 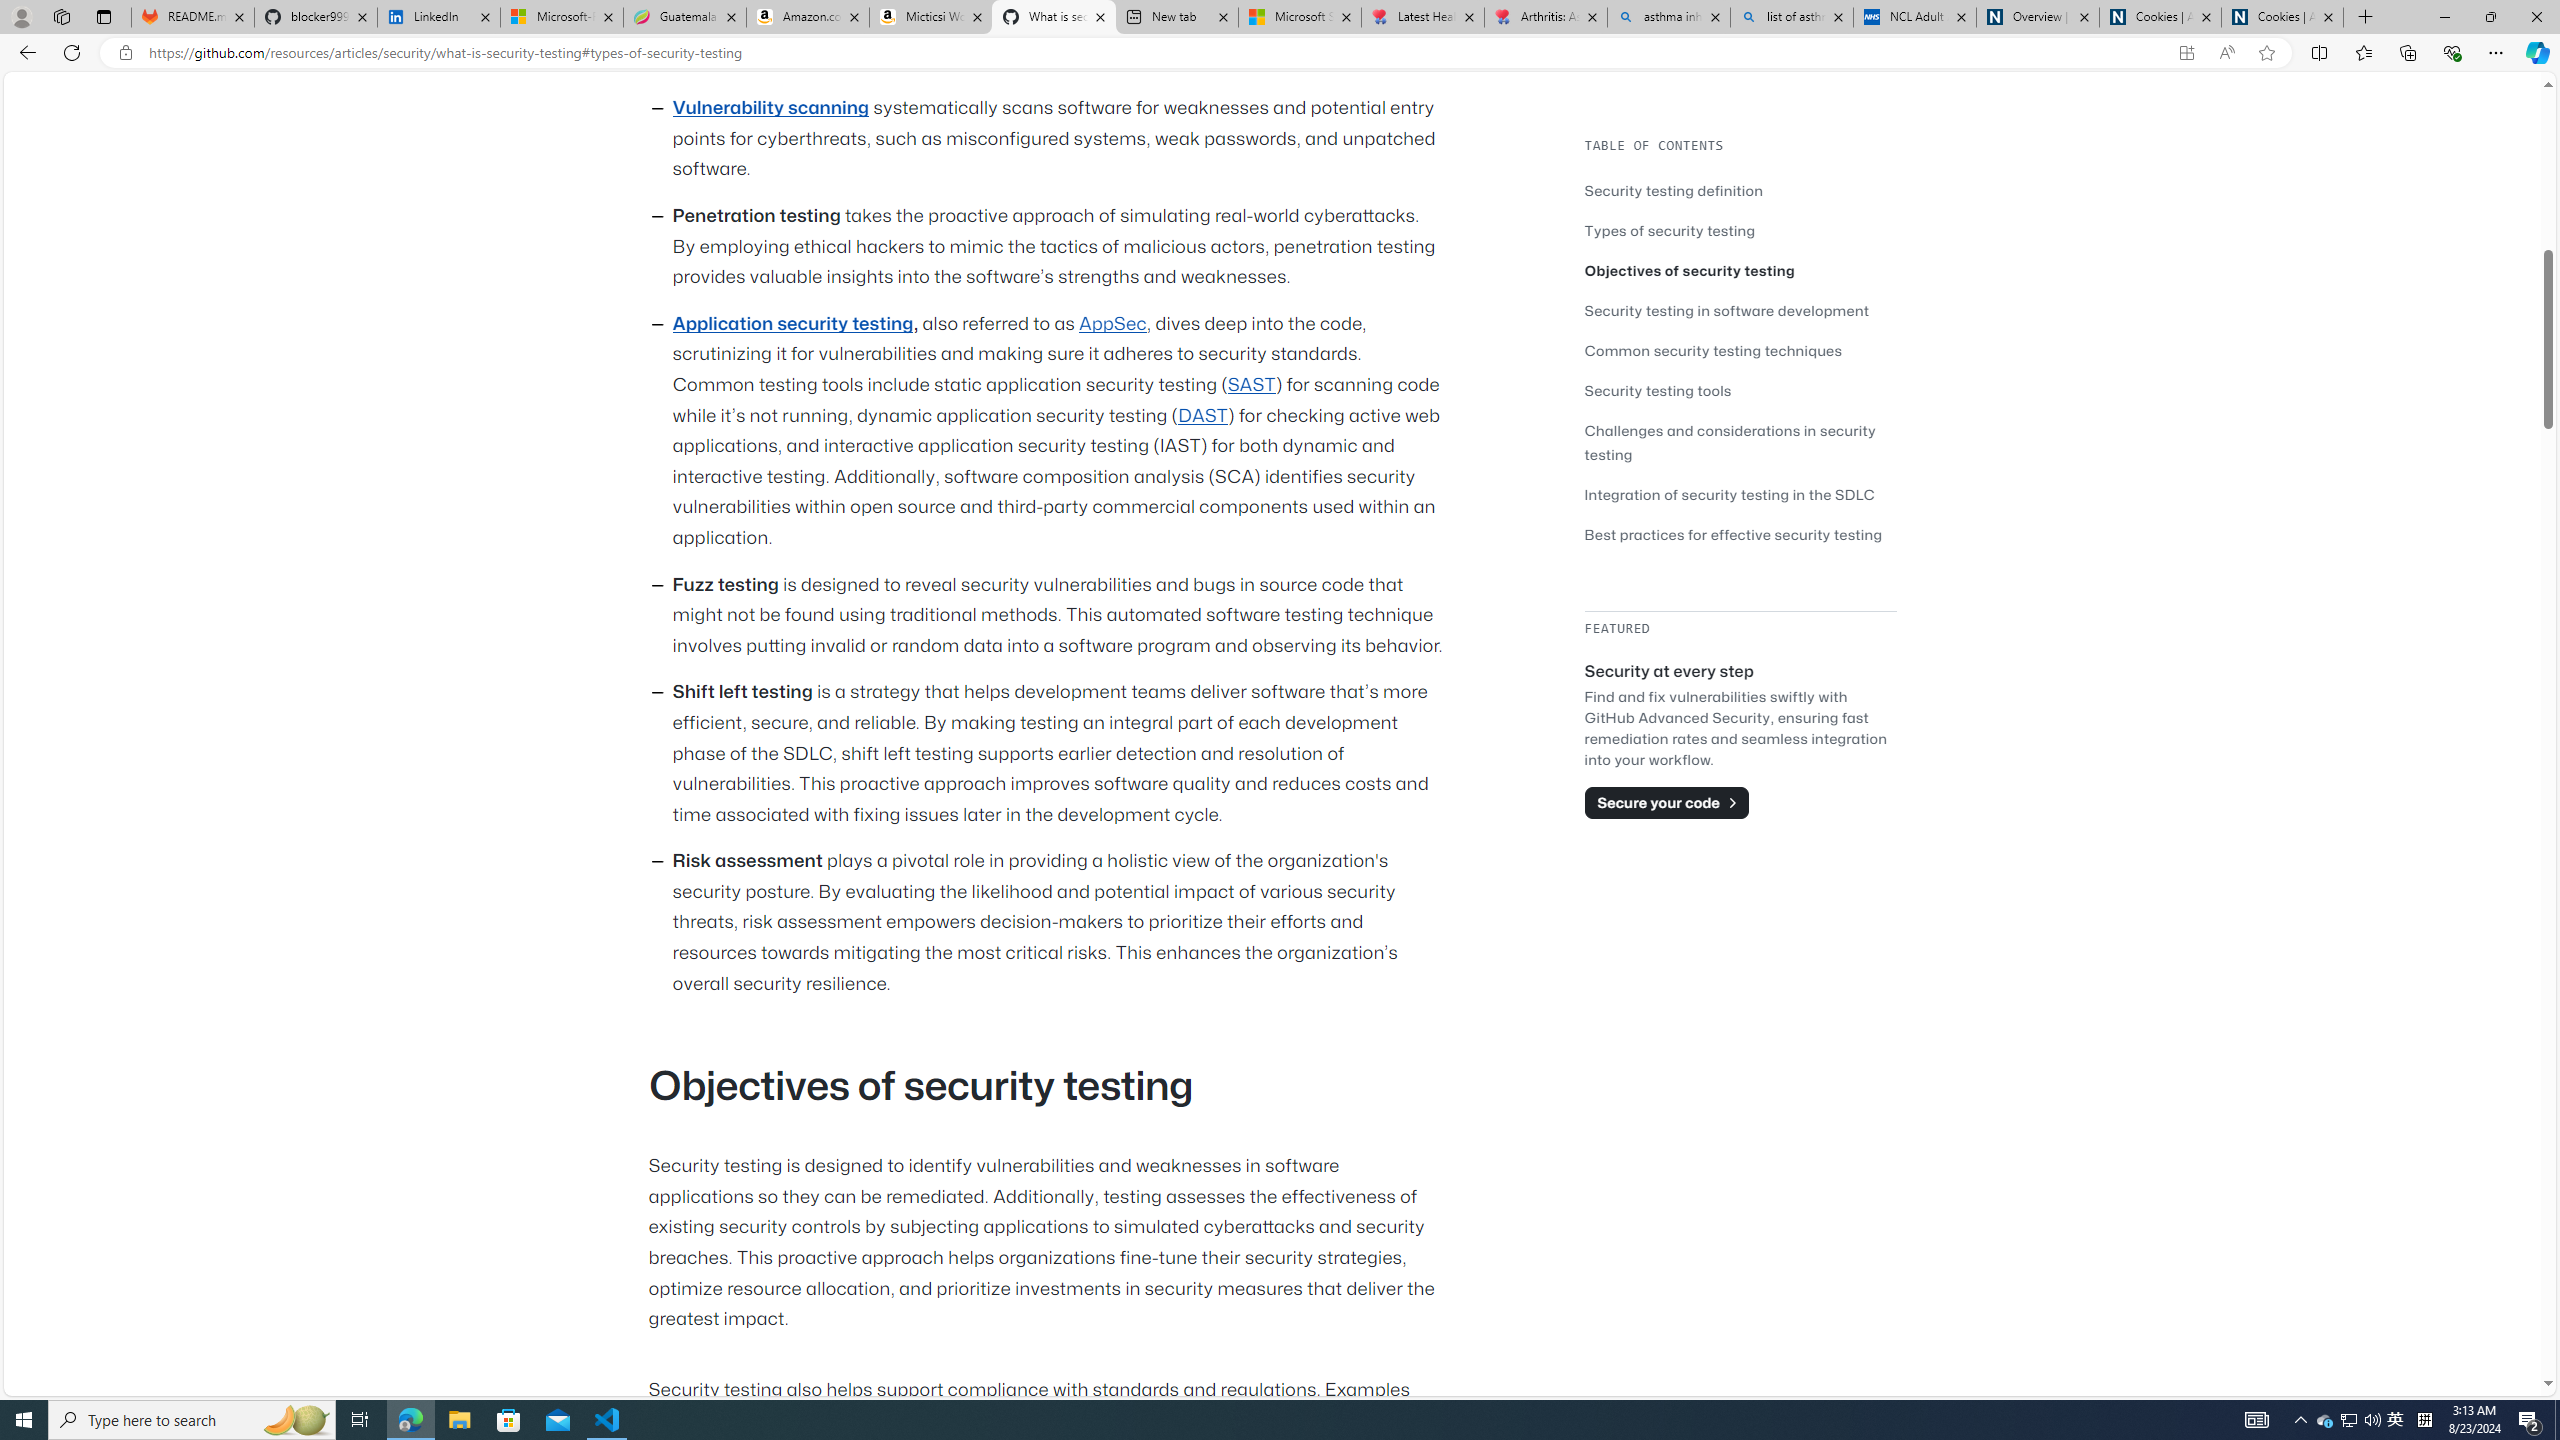 What do you see at coordinates (1658, 390) in the screenshot?
I see `'Security testing tools'` at bounding box center [1658, 390].